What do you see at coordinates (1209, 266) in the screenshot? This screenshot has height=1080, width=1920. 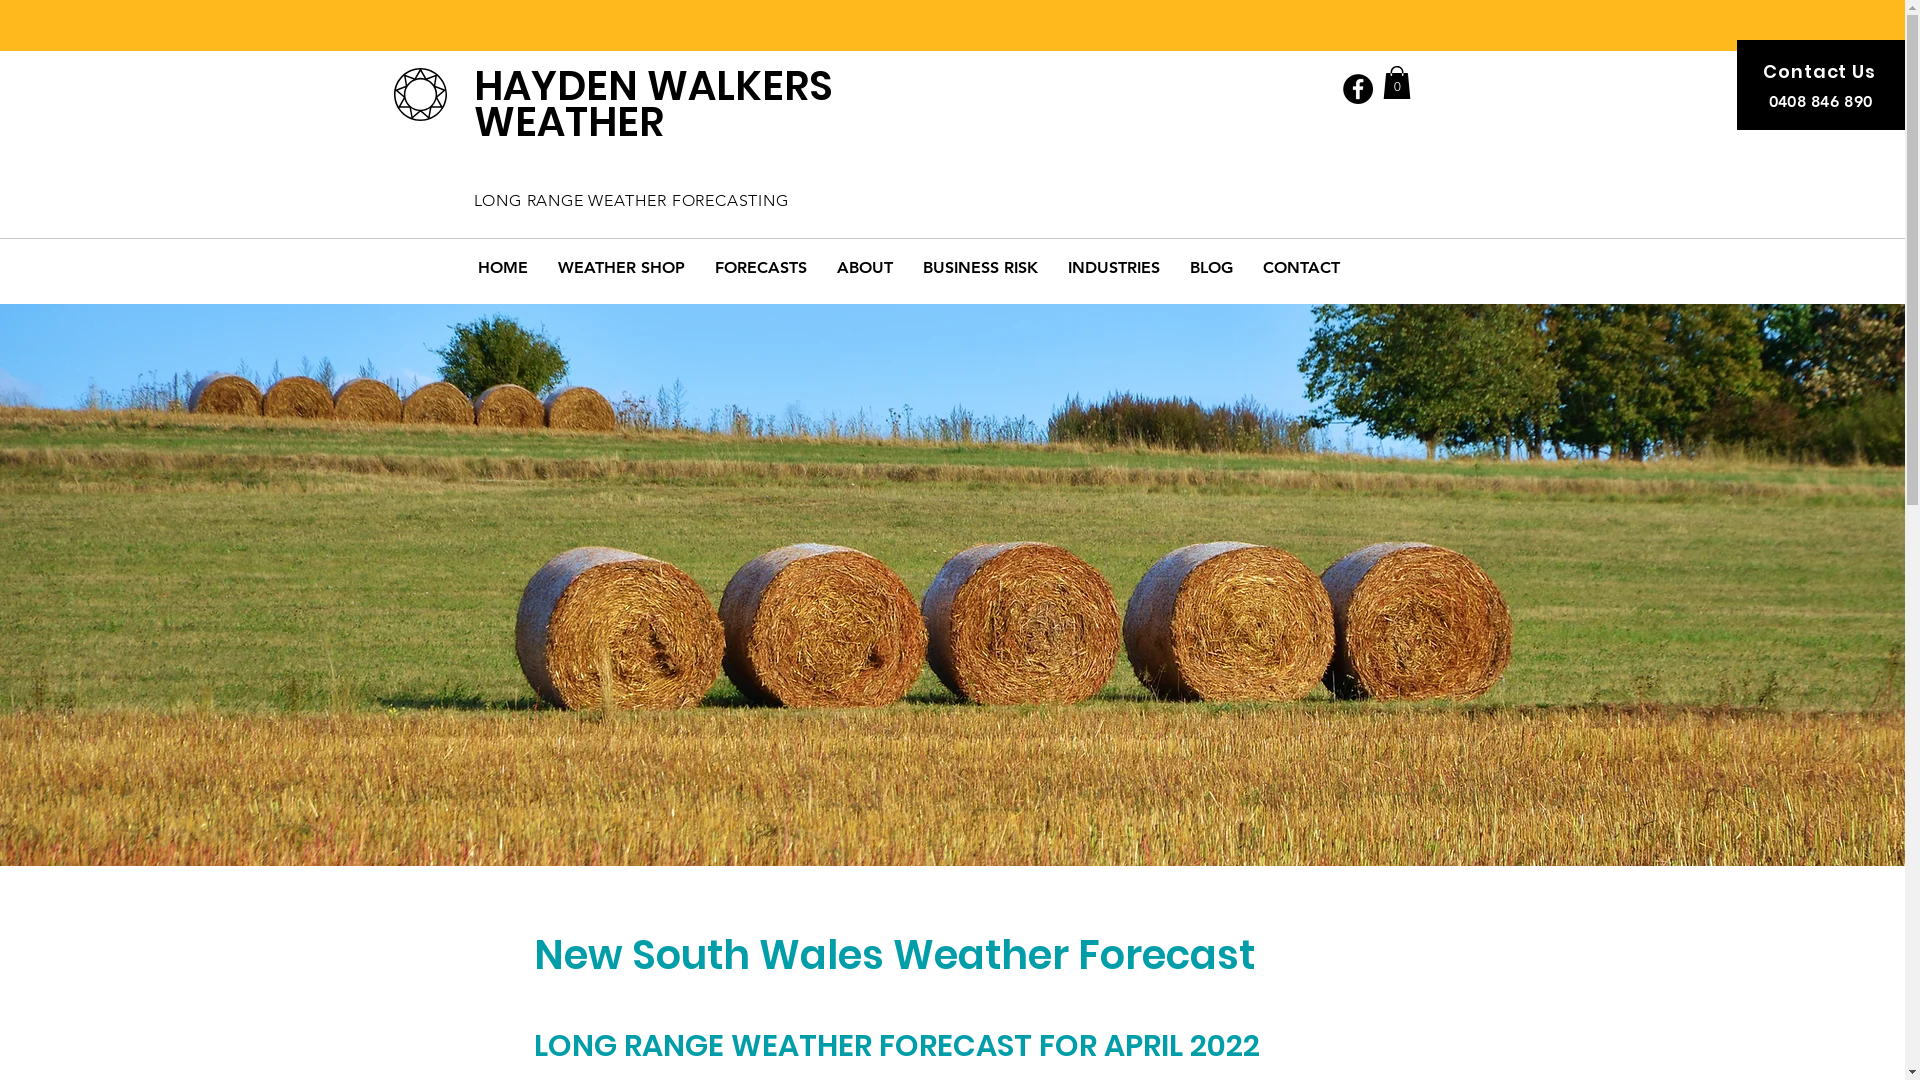 I see `'BLOG'` at bounding box center [1209, 266].